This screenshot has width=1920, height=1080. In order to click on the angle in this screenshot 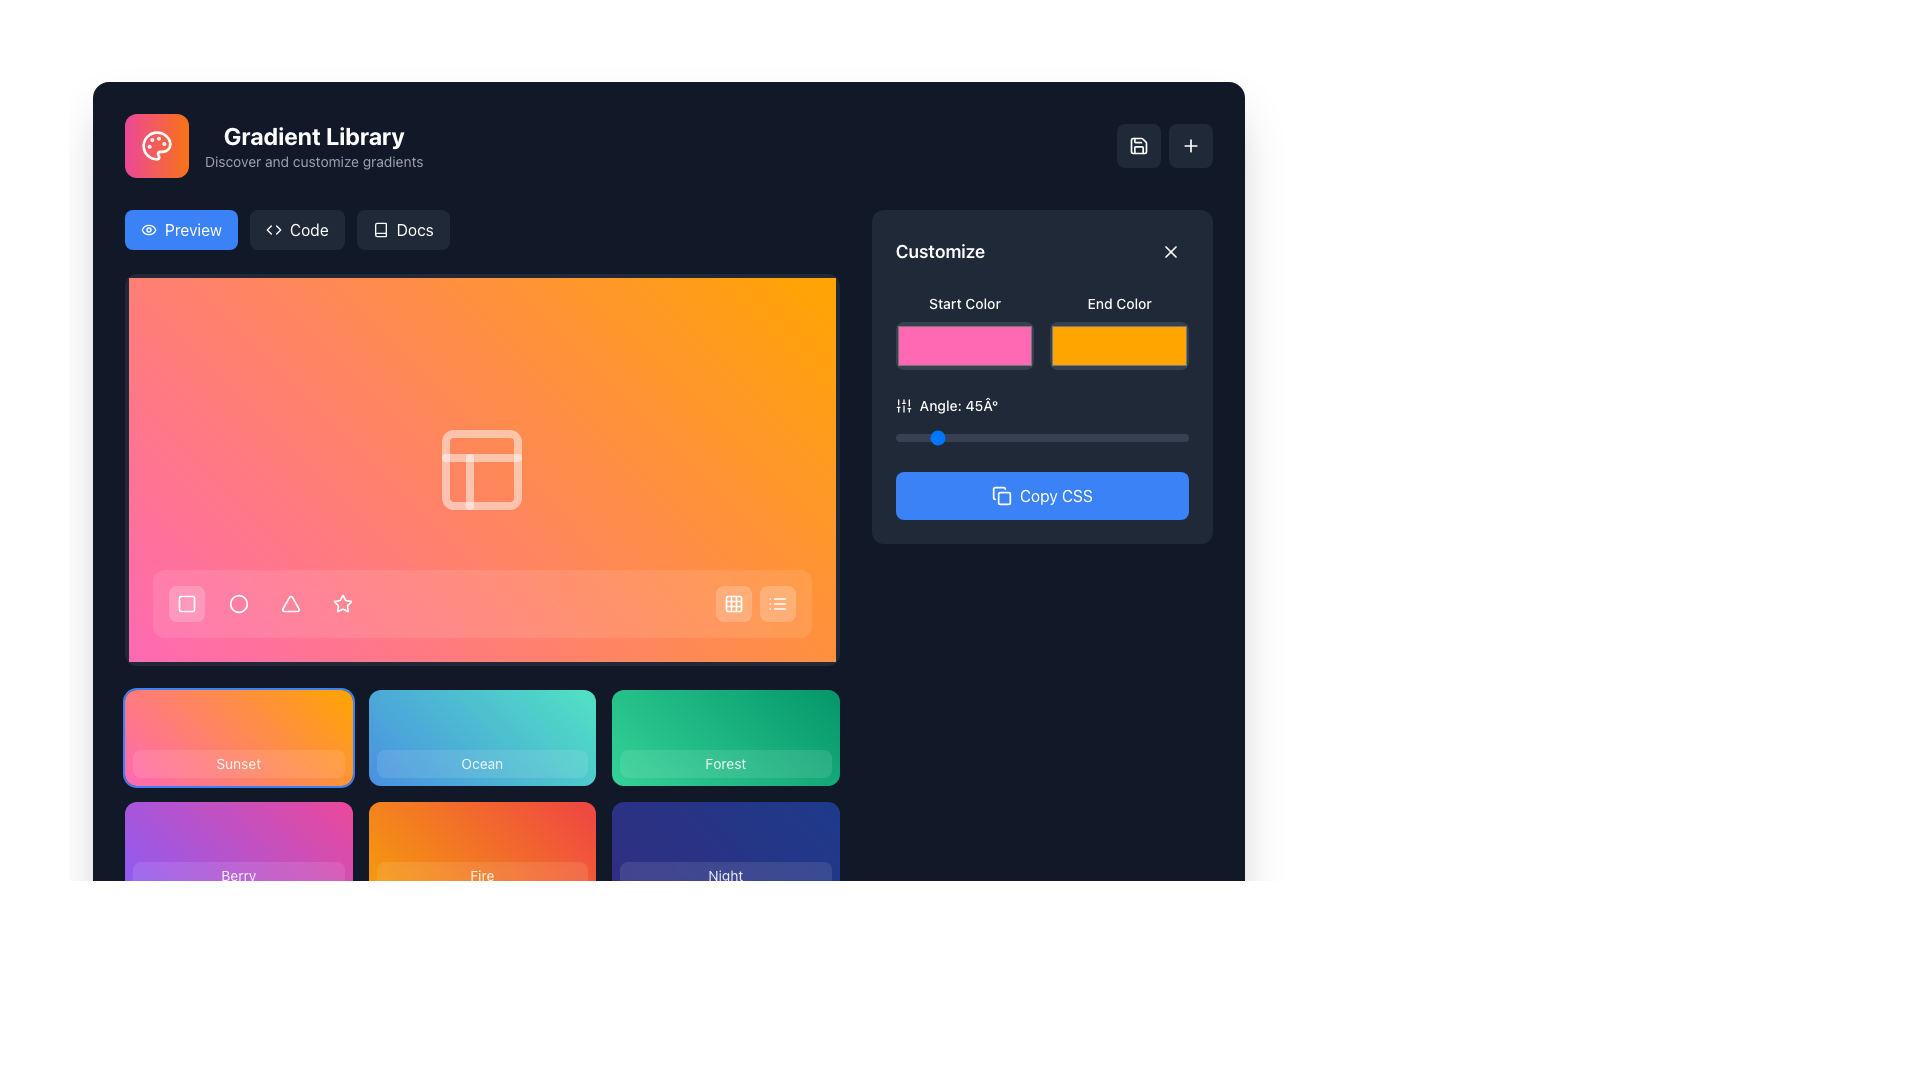, I will do `click(1082, 437)`.